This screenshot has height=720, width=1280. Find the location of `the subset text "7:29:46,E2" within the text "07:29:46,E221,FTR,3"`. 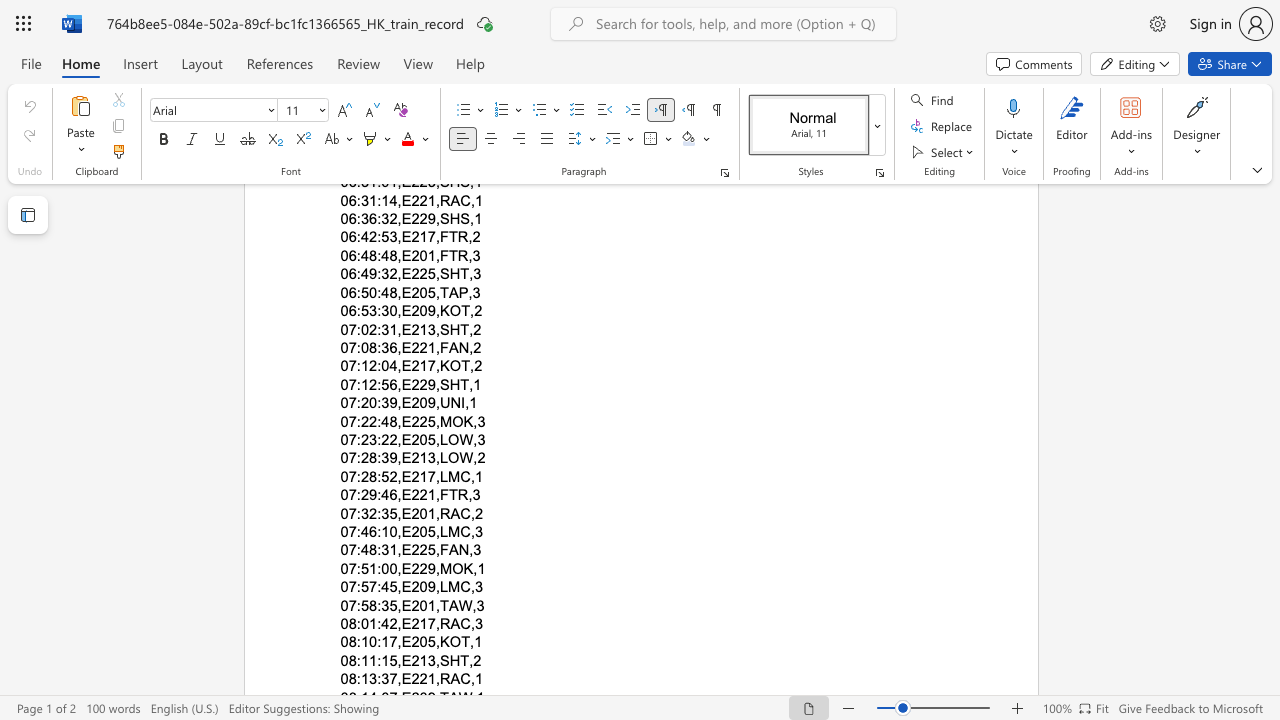

the subset text "7:29:46,E2" within the text "07:29:46,E221,FTR,3" is located at coordinates (348, 495).